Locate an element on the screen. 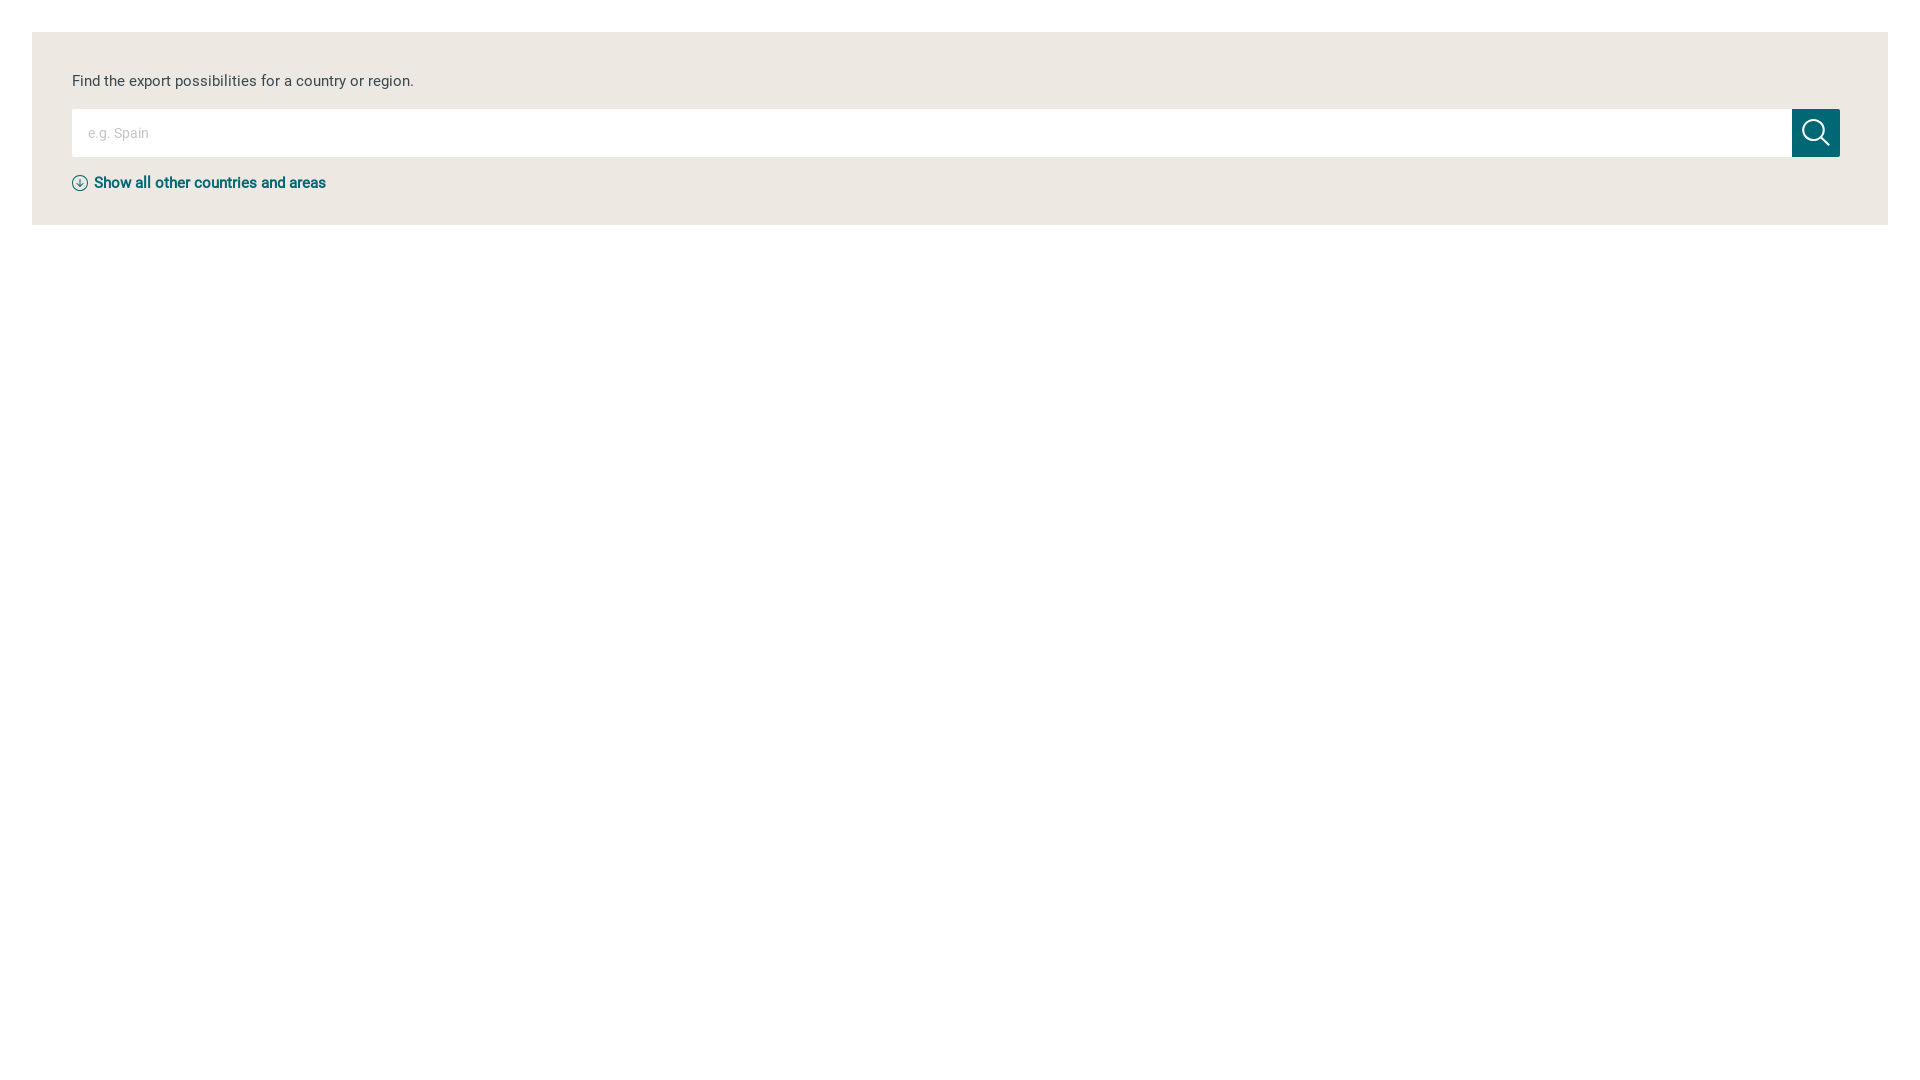  'Show all other countries and areas' is located at coordinates (210, 182).